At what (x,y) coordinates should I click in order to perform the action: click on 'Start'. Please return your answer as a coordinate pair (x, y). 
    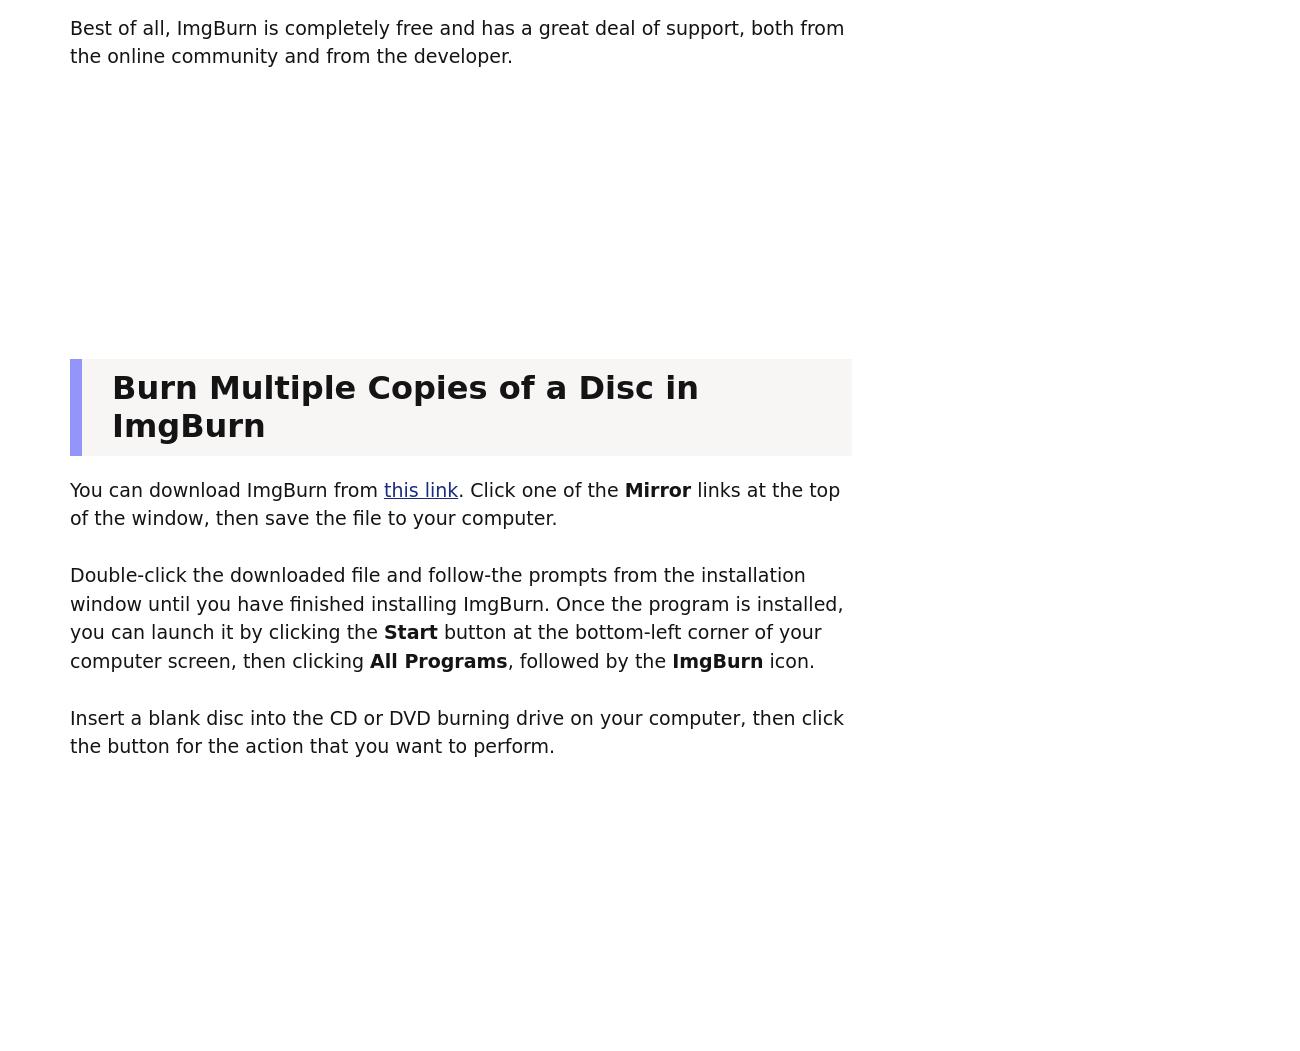
    Looking at the image, I should click on (382, 630).